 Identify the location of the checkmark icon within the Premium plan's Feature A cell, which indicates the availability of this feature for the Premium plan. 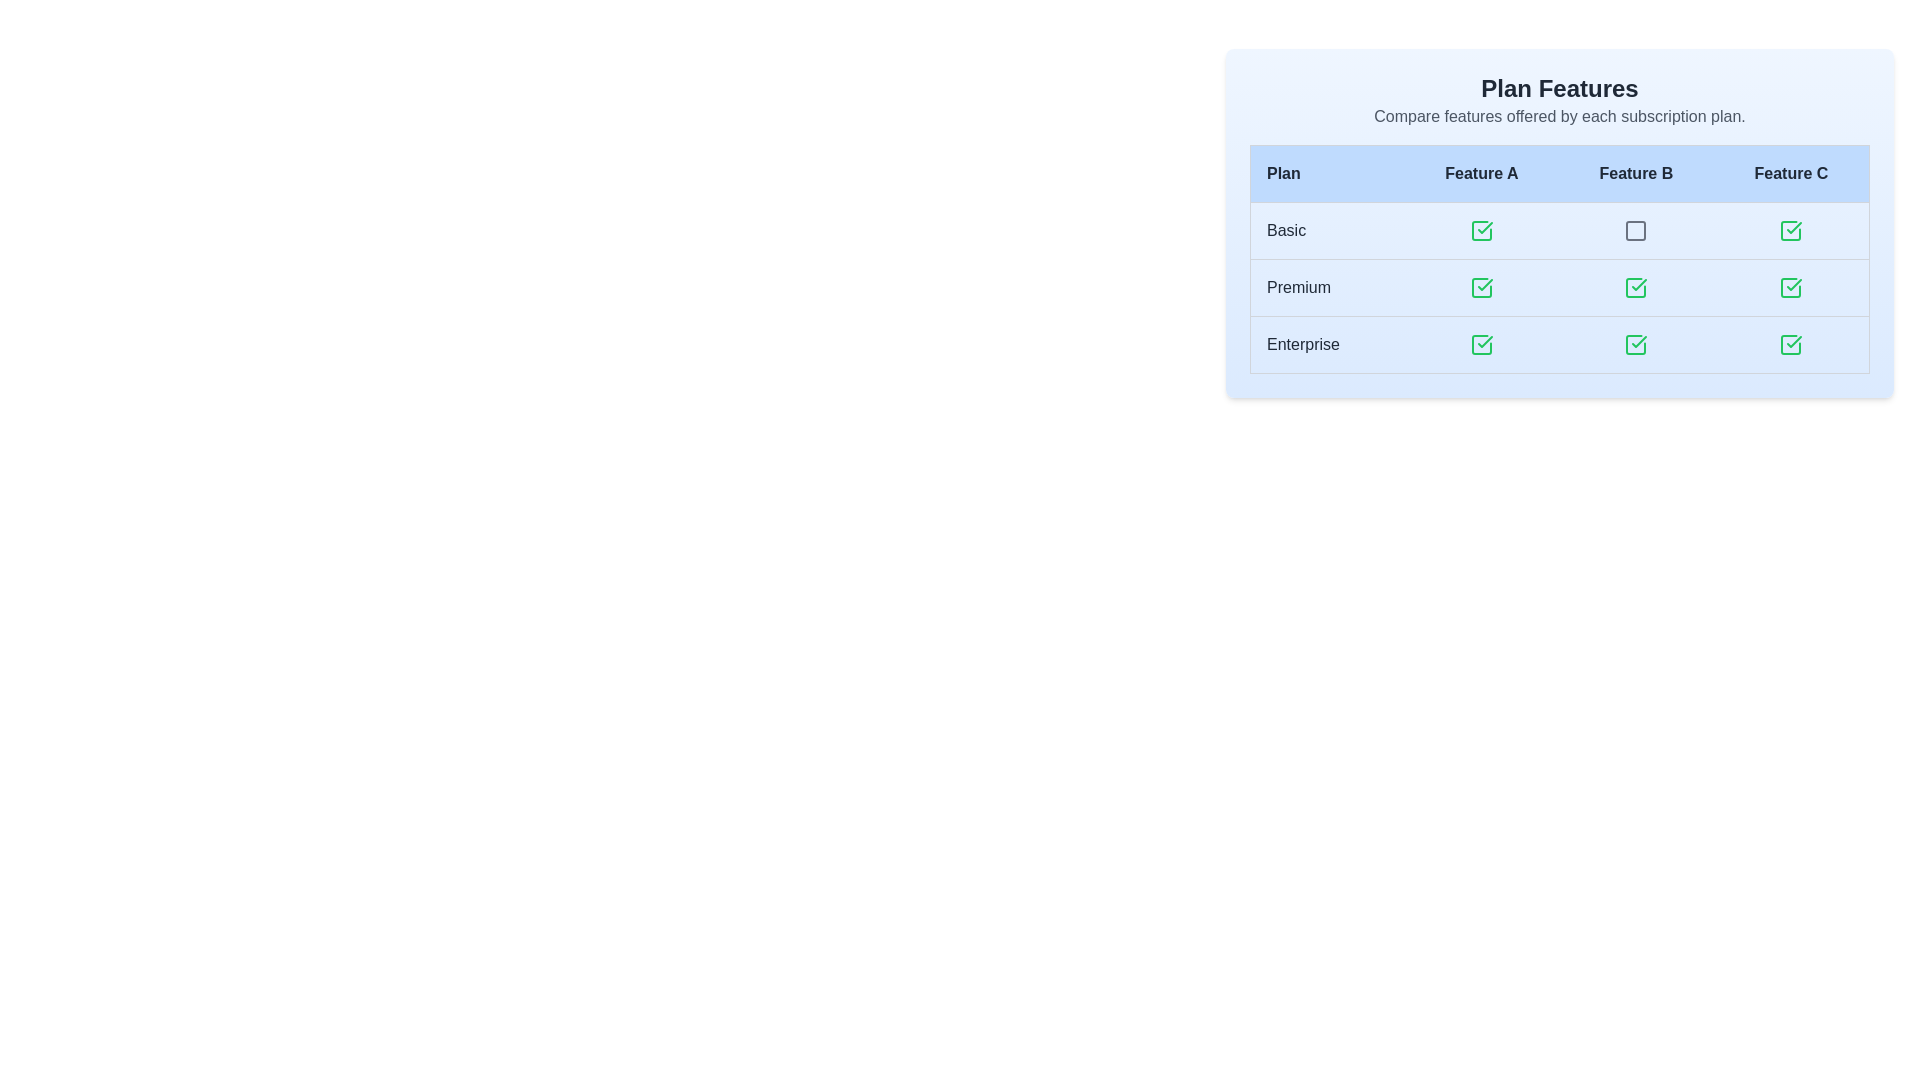
(1481, 288).